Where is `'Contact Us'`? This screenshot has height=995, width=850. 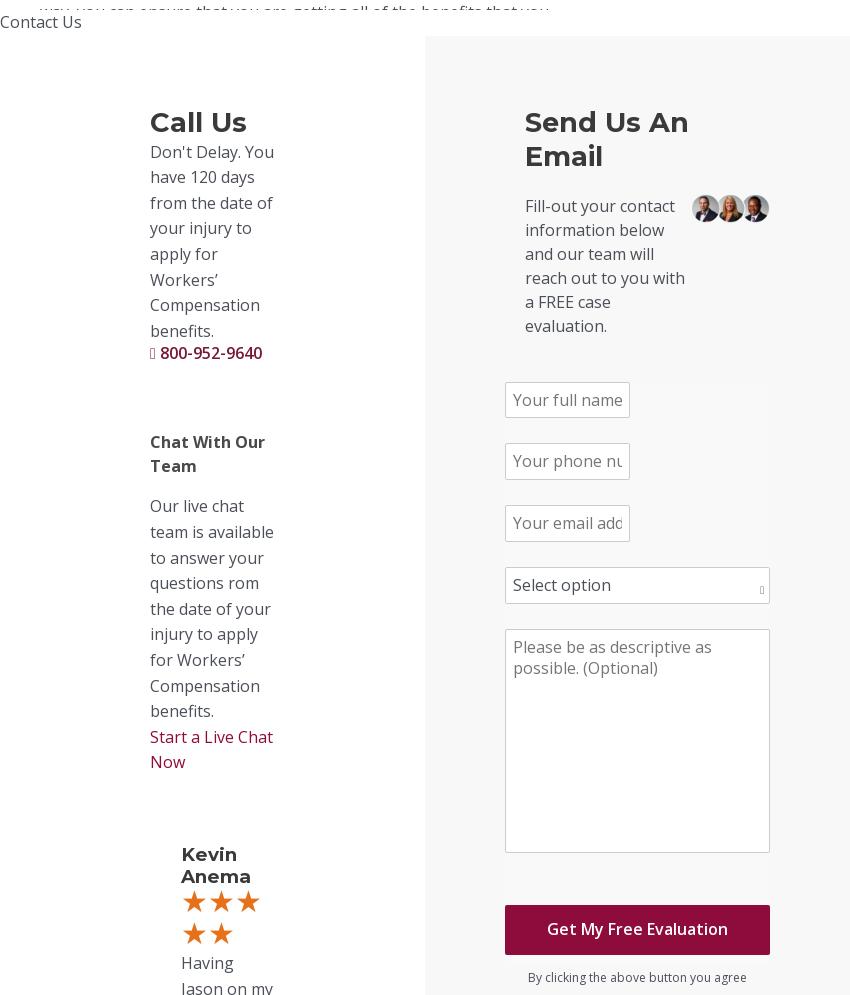
'Contact Us' is located at coordinates (39, 21).